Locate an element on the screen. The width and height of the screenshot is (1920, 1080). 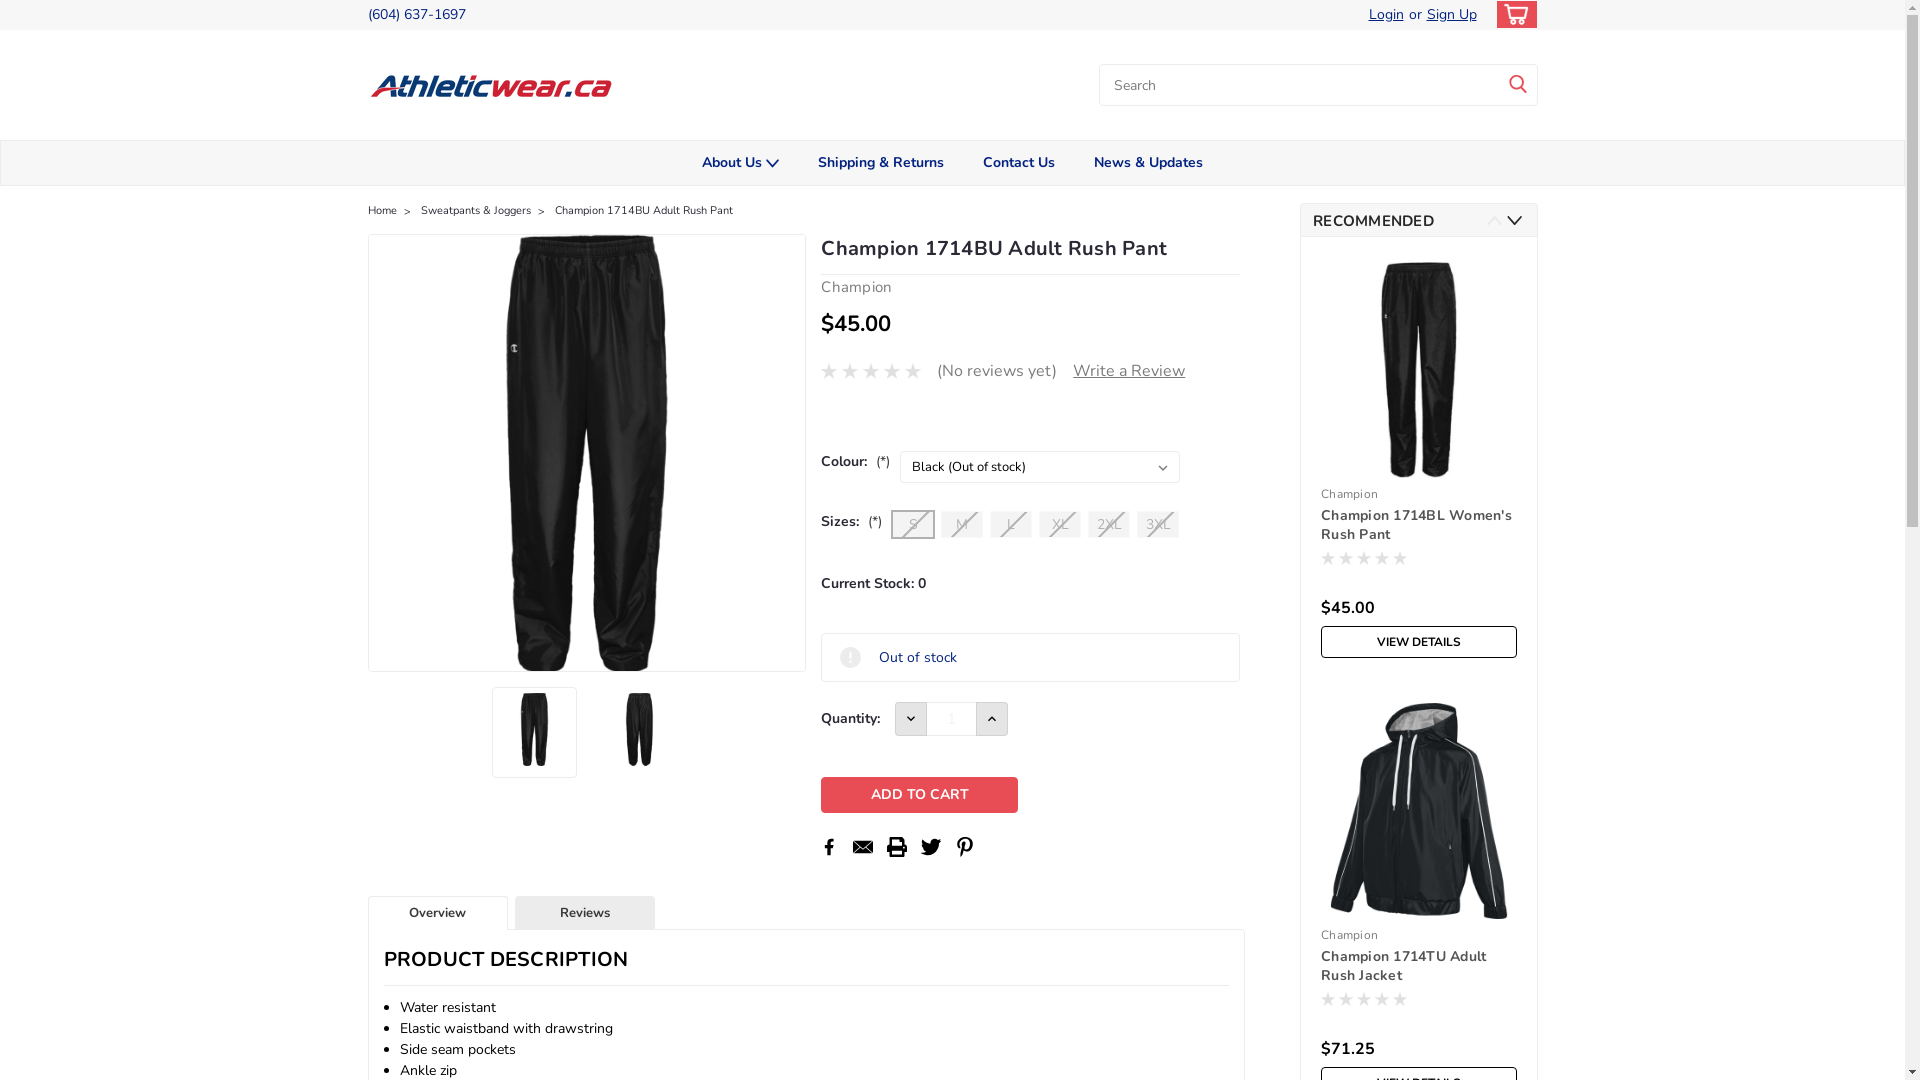
'Reviews' is located at coordinates (584, 914).